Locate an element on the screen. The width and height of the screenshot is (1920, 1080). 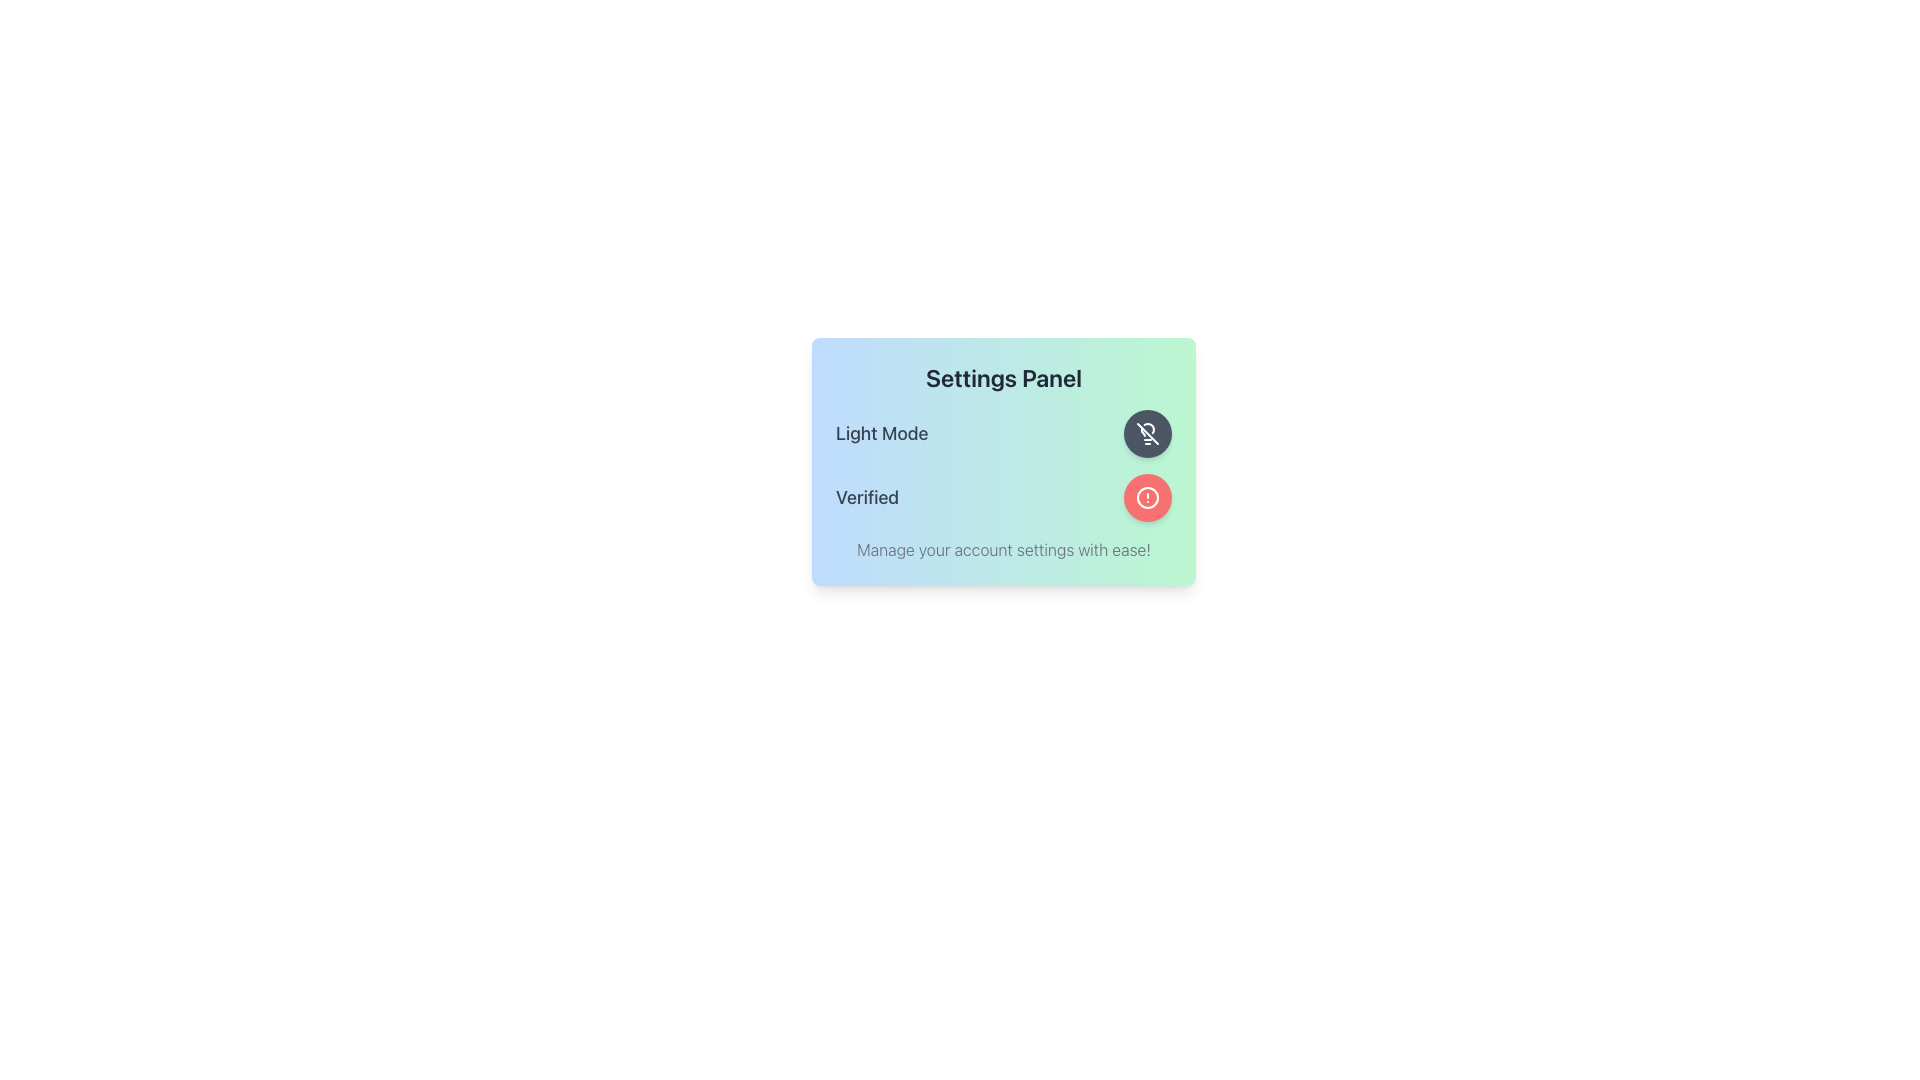
the Circular graphic that is part of the alert or notification icon located next to the 'Verified' label in the settings panel interface is located at coordinates (1147, 496).